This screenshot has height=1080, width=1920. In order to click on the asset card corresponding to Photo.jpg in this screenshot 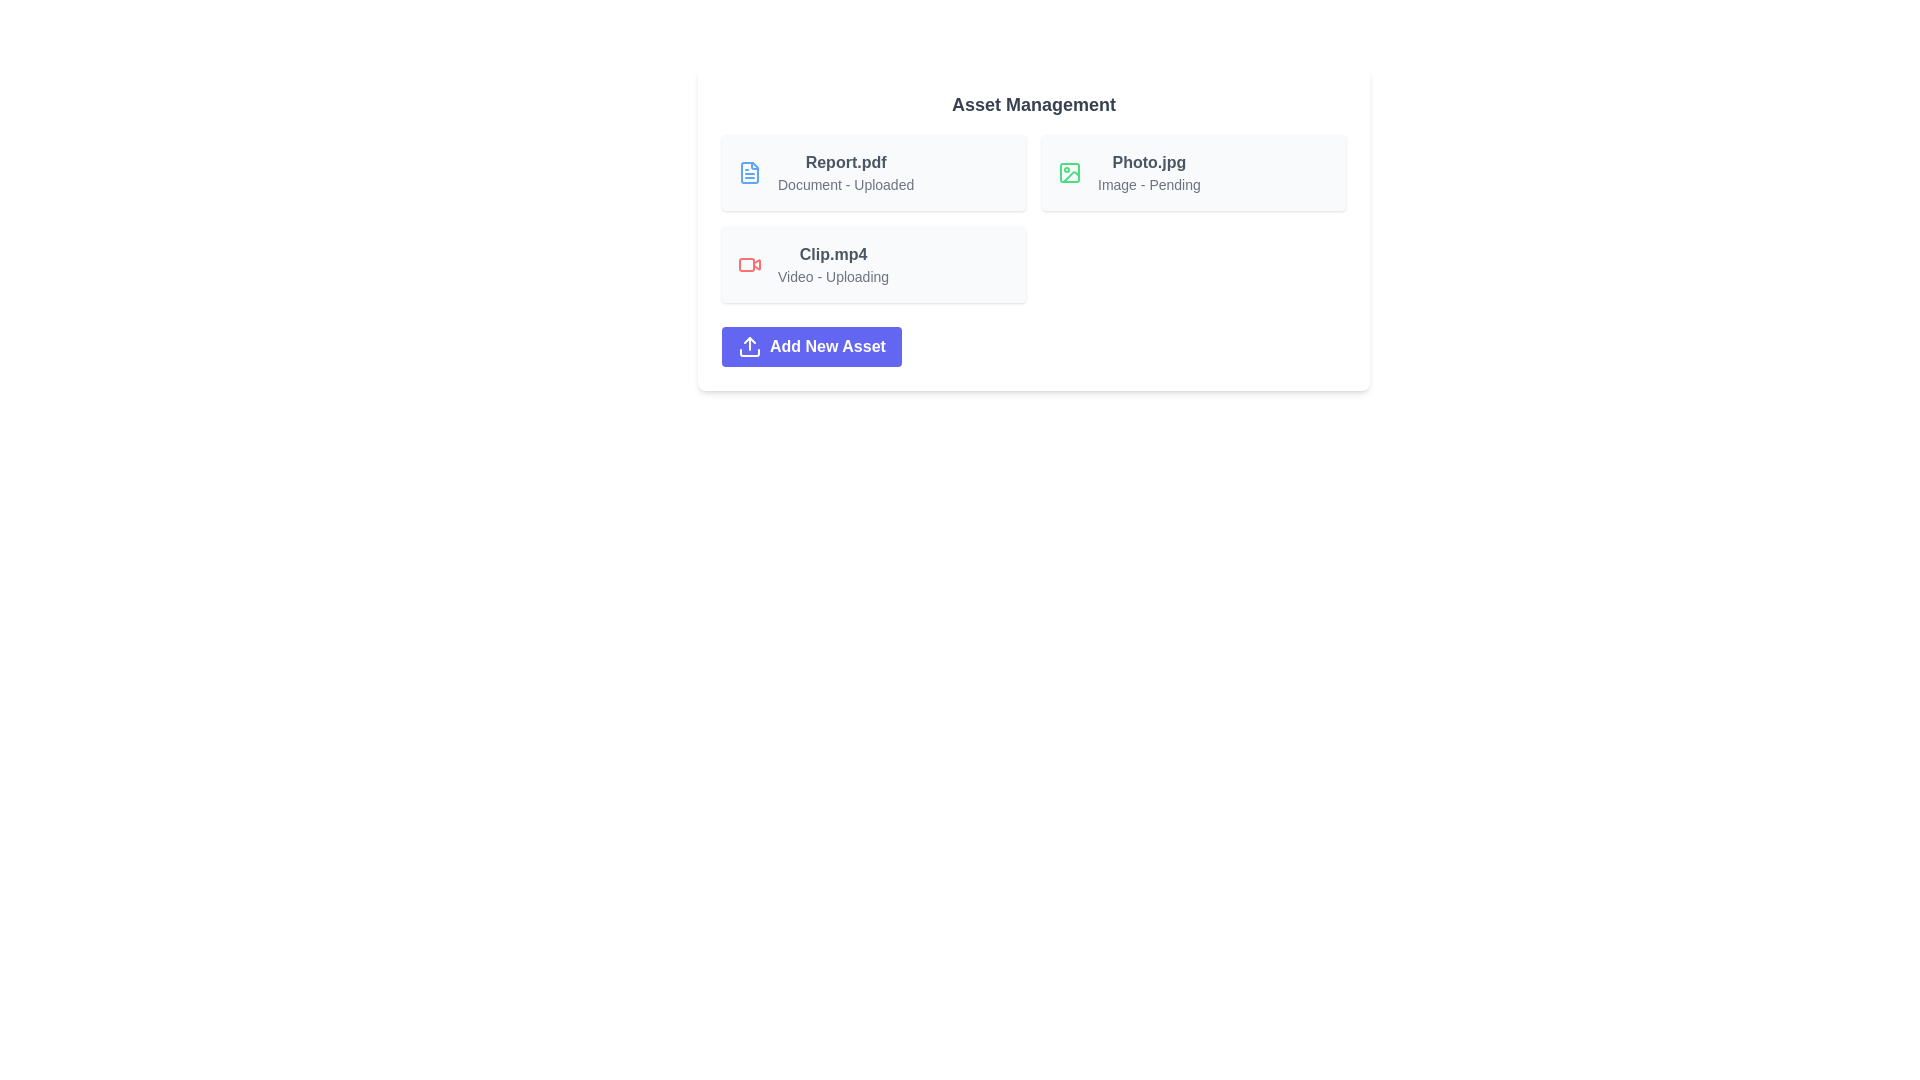, I will do `click(1194, 172)`.